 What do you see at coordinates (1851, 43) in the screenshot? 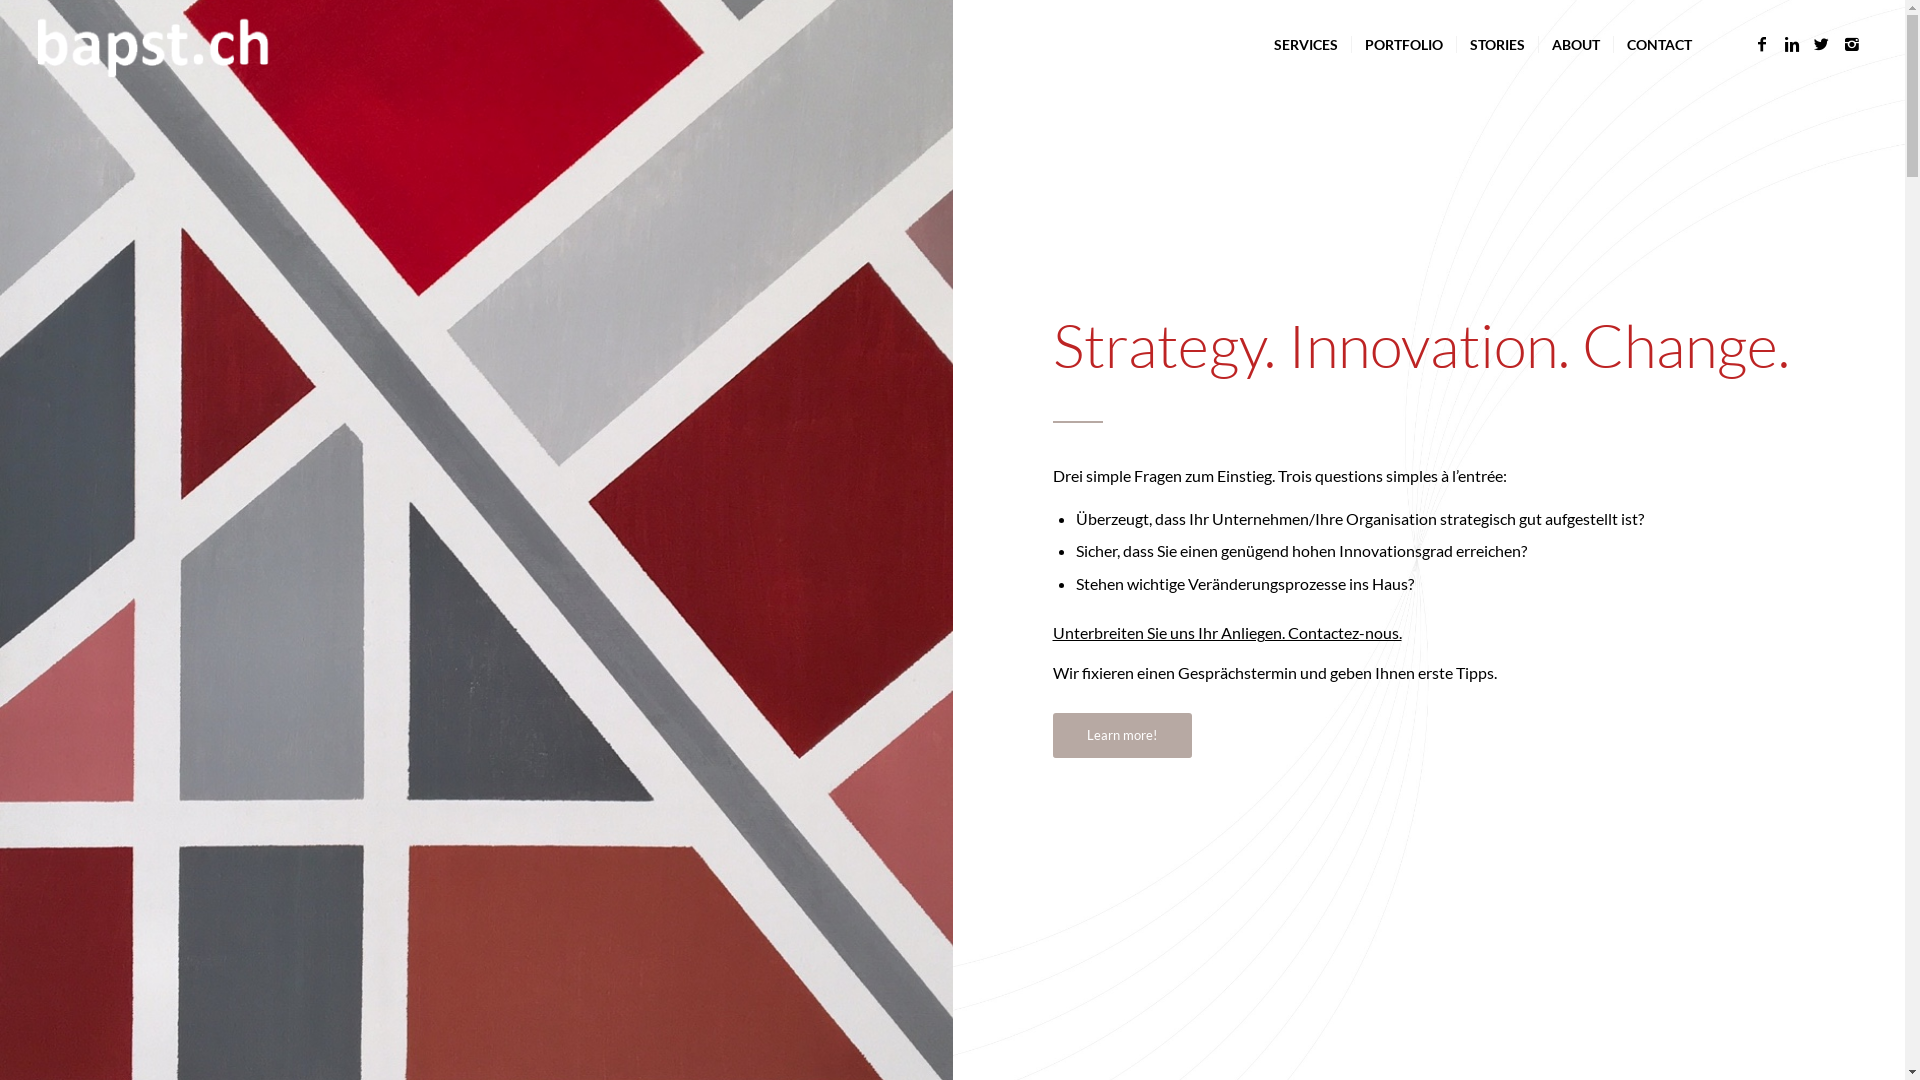
I see `'Instagram'` at bounding box center [1851, 43].